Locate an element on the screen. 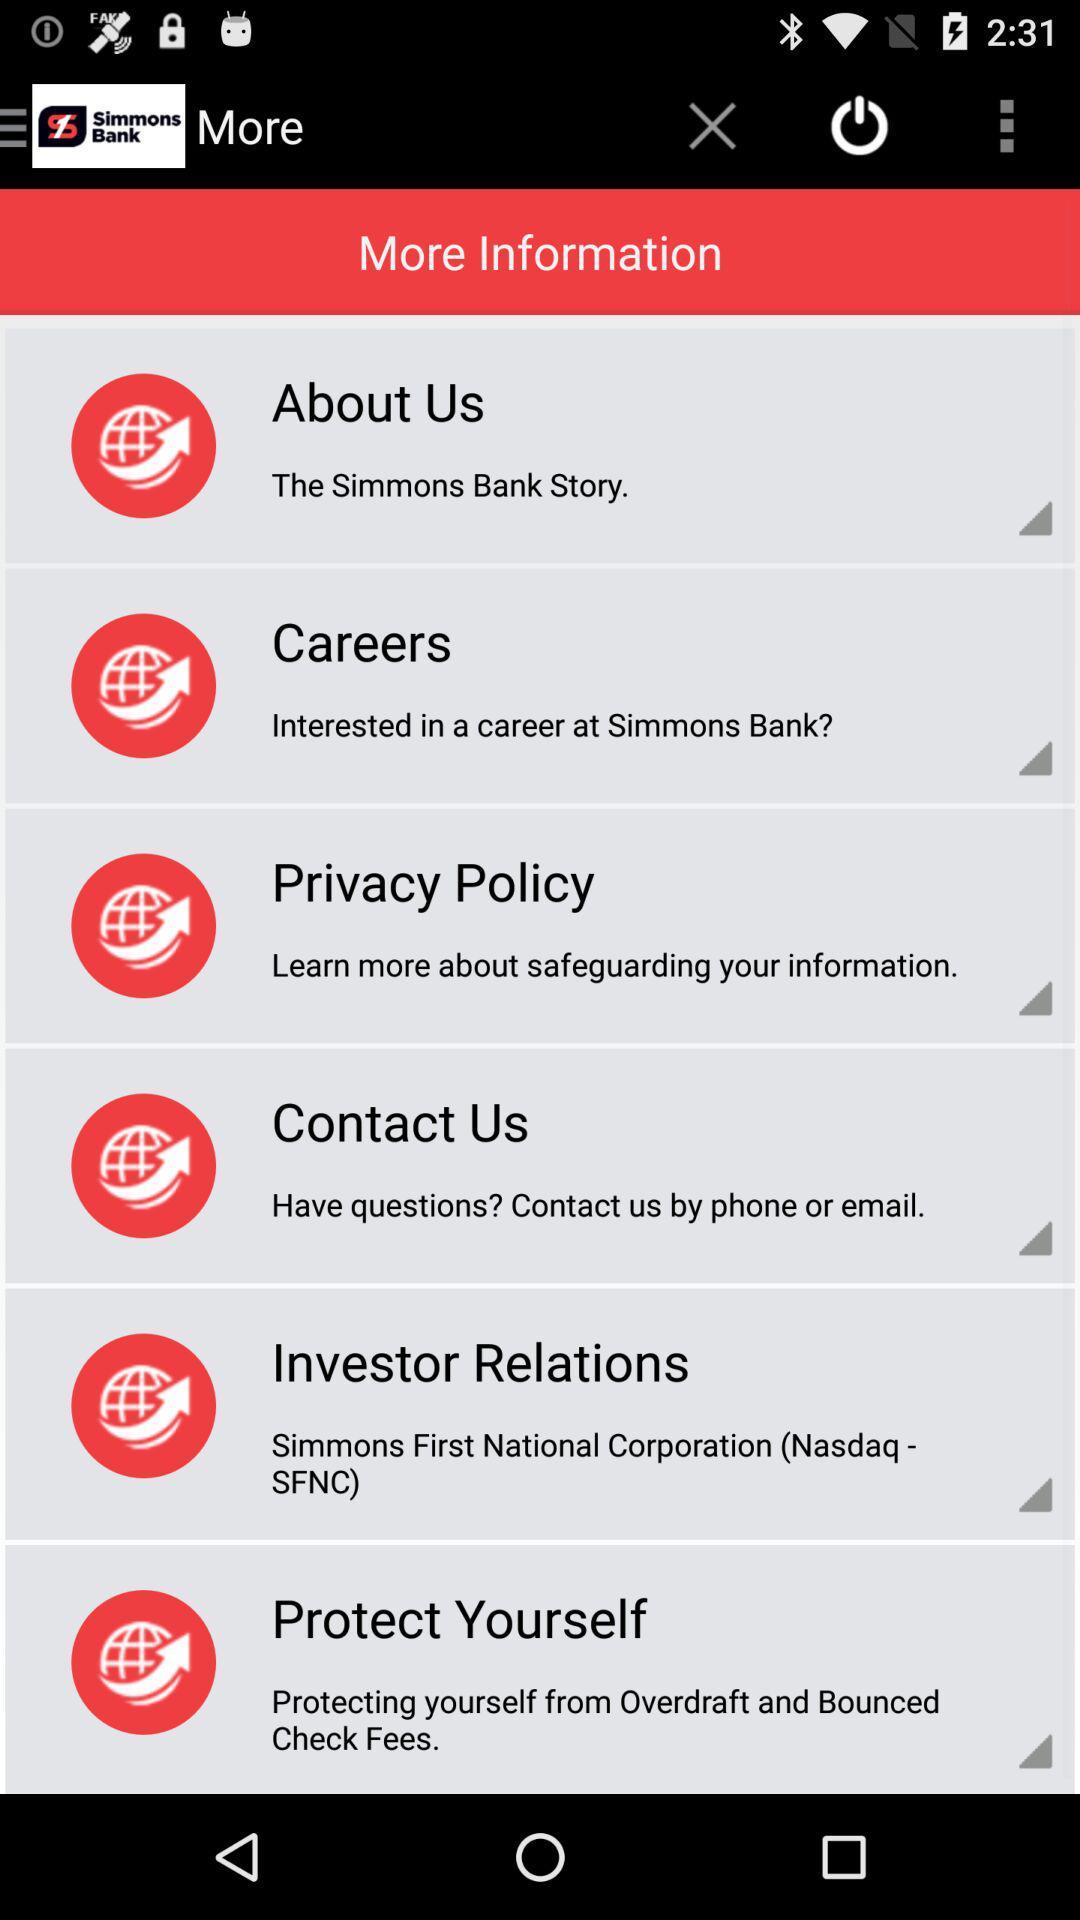  the option which is beside carers is located at coordinates (142, 686).